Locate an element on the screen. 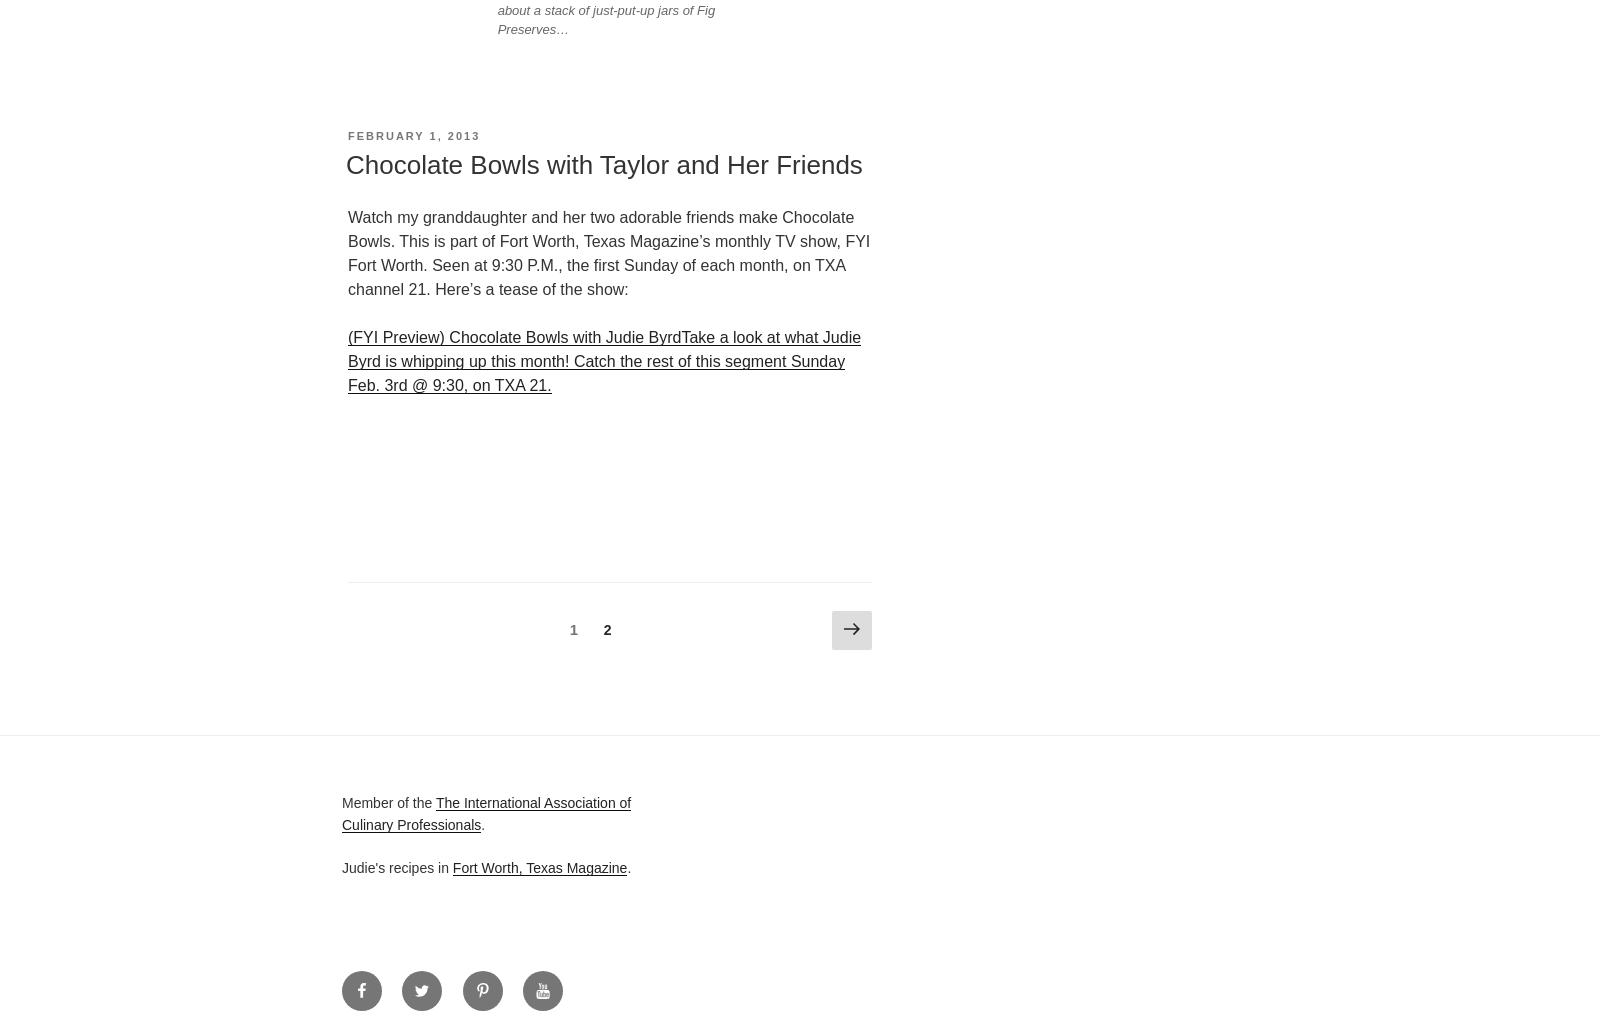 The width and height of the screenshot is (1600, 1028). '2' is located at coordinates (603, 628).